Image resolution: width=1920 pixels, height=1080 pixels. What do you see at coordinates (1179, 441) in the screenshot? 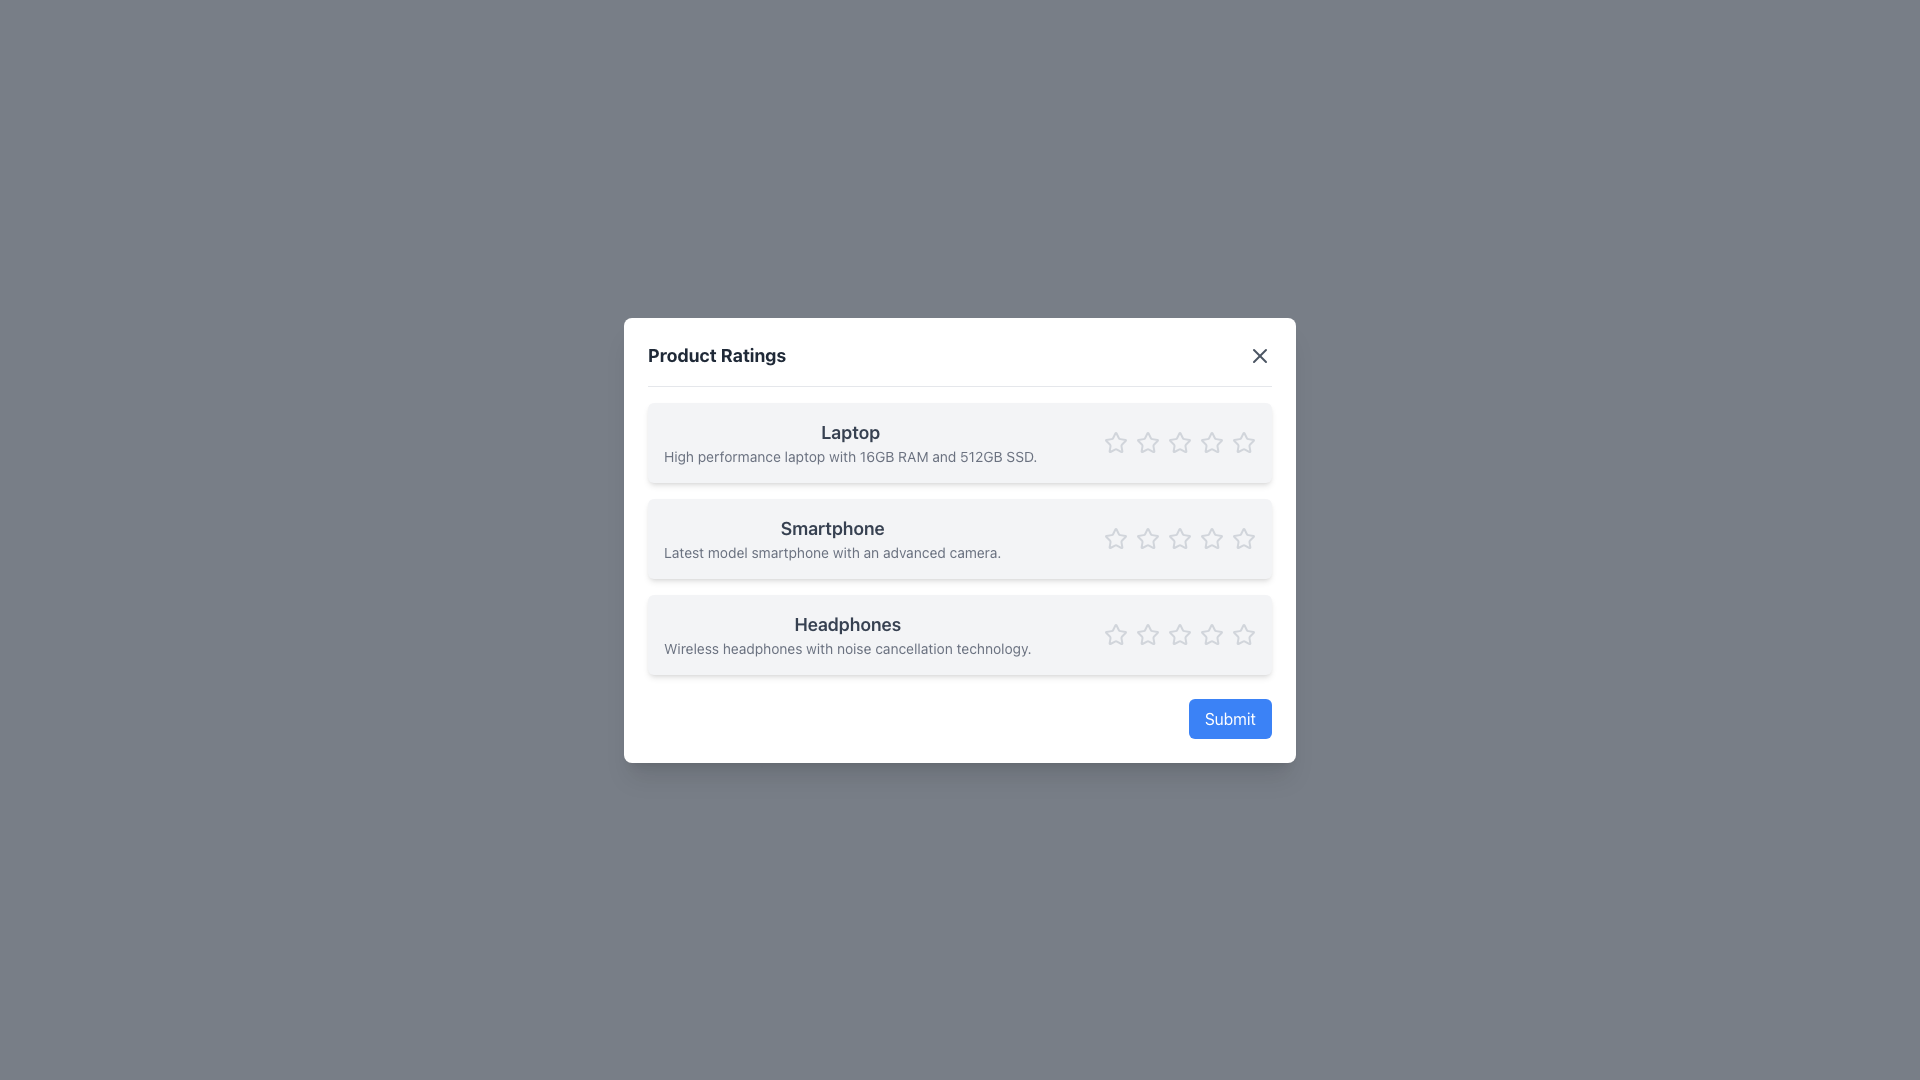
I see `the outlined gray star icon, which is the fourth star in a row of five star icons in the 'Laptop' rating row` at bounding box center [1179, 441].